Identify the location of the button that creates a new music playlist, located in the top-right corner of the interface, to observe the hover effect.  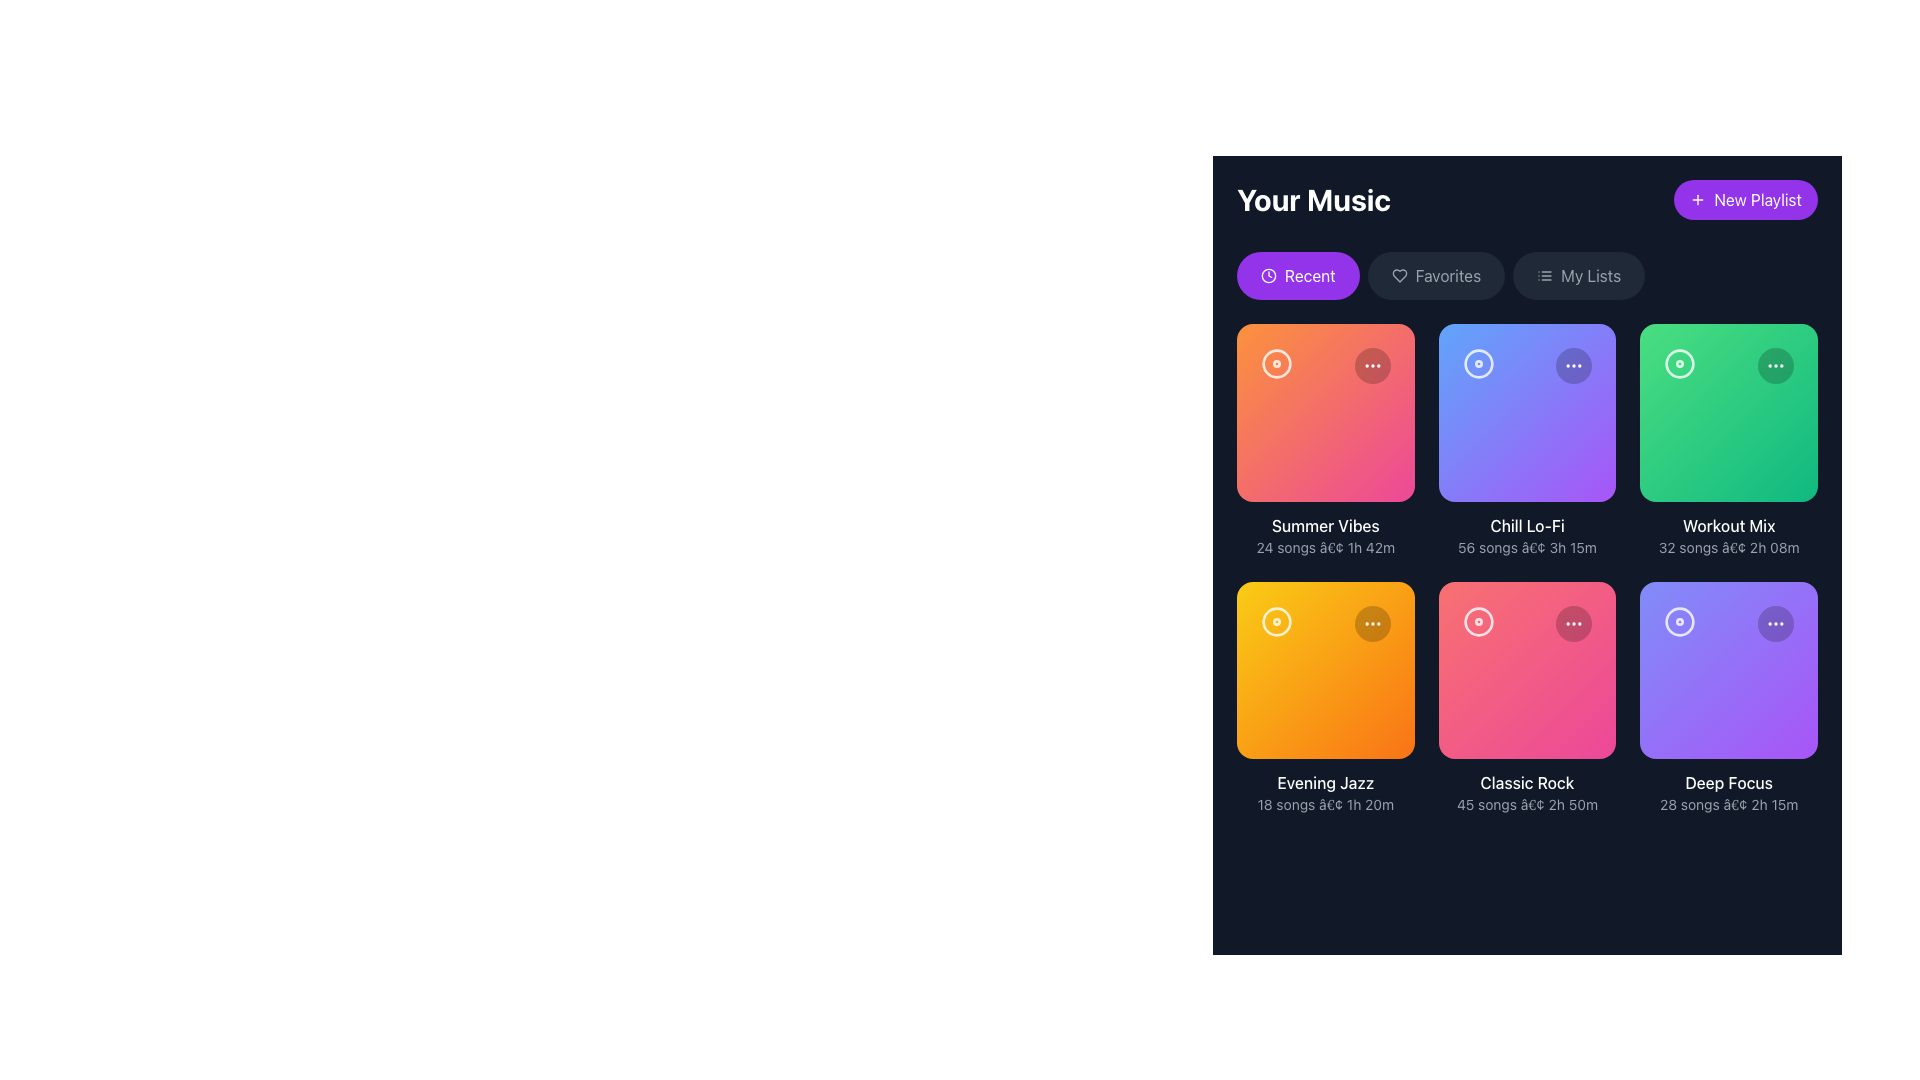
(1745, 200).